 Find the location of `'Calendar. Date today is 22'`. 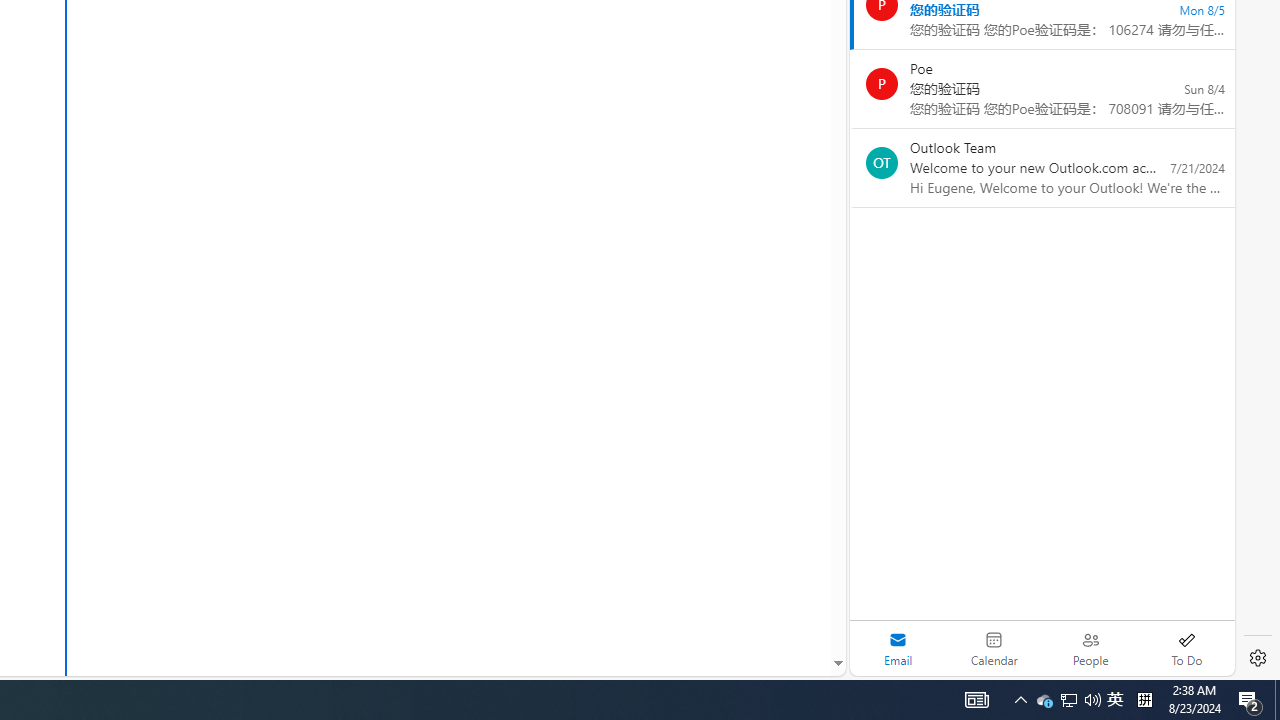

'Calendar. Date today is 22' is located at coordinates (994, 648).